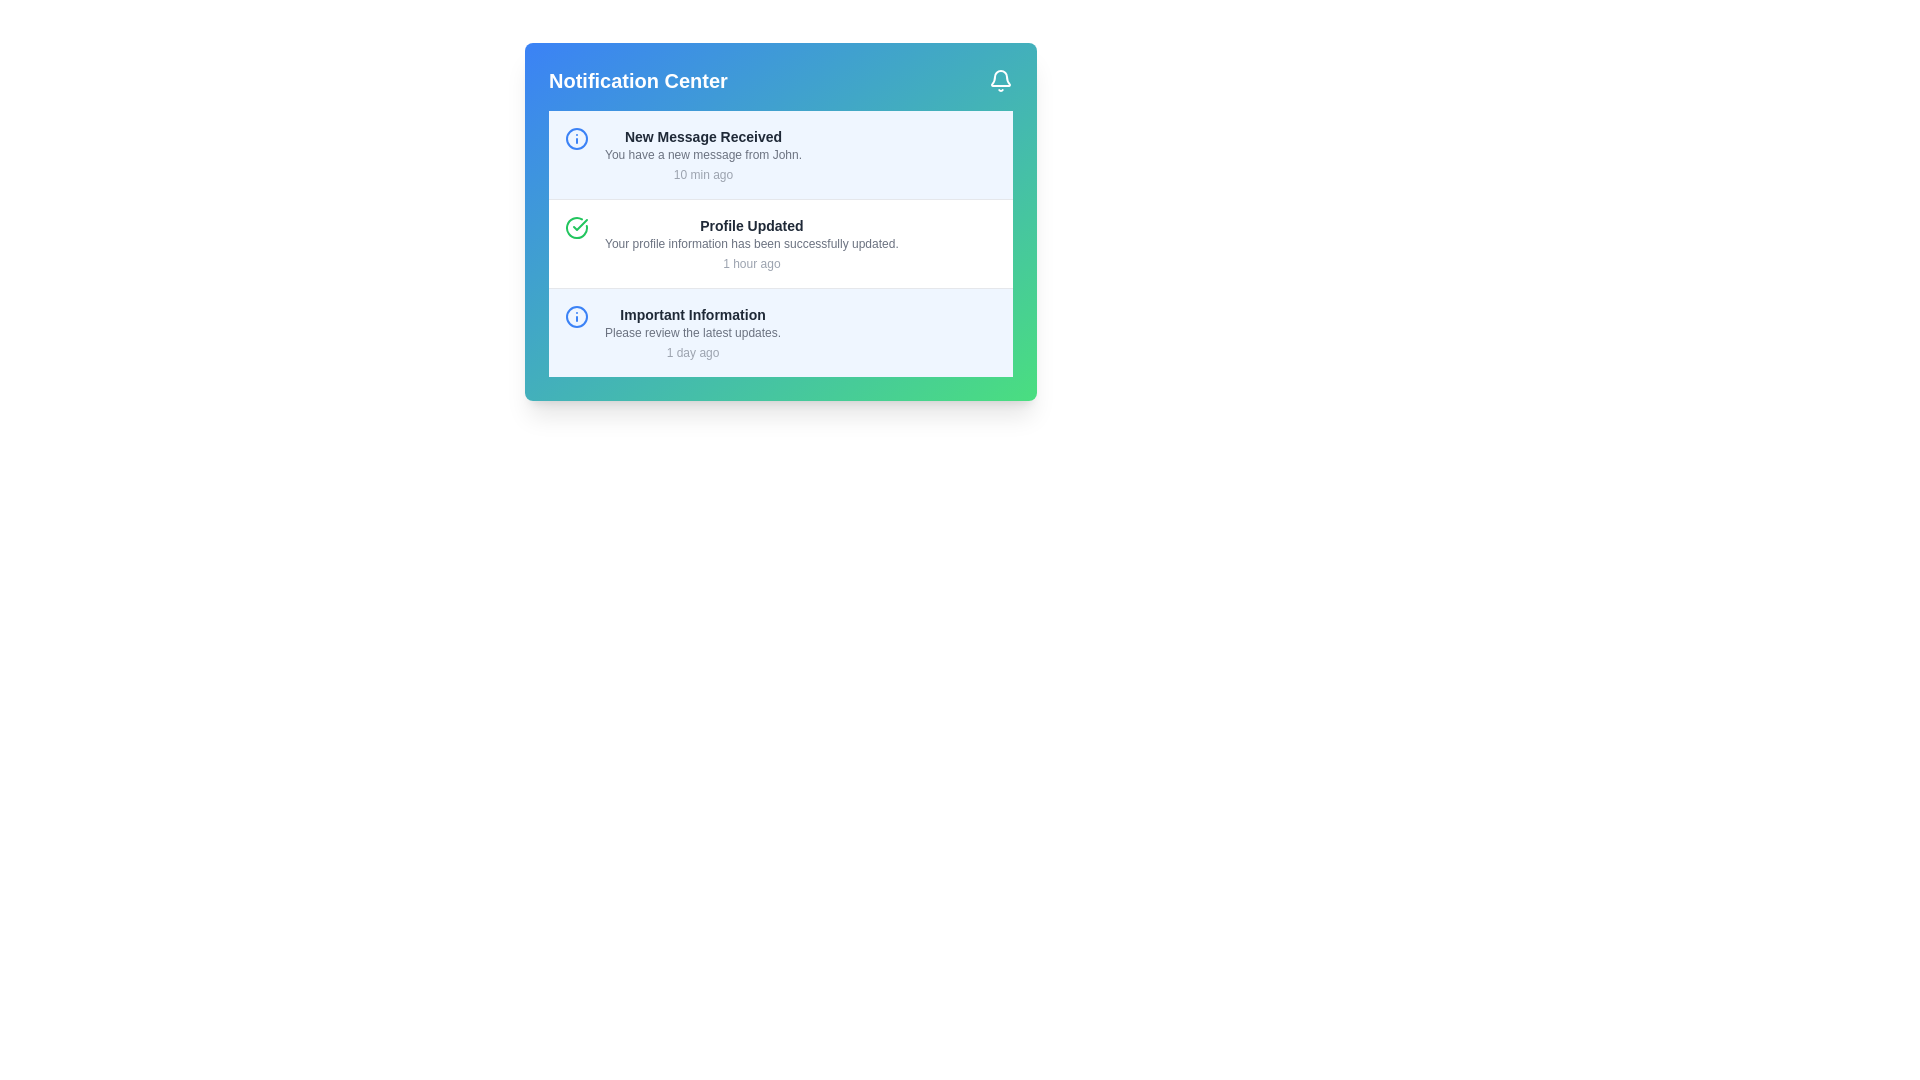 The width and height of the screenshot is (1920, 1080). What do you see at coordinates (575, 137) in the screenshot?
I see `the circular 'info' icon with a blue border located to the left of the 'New Message Received' notification in the notification center panel` at bounding box center [575, 137].